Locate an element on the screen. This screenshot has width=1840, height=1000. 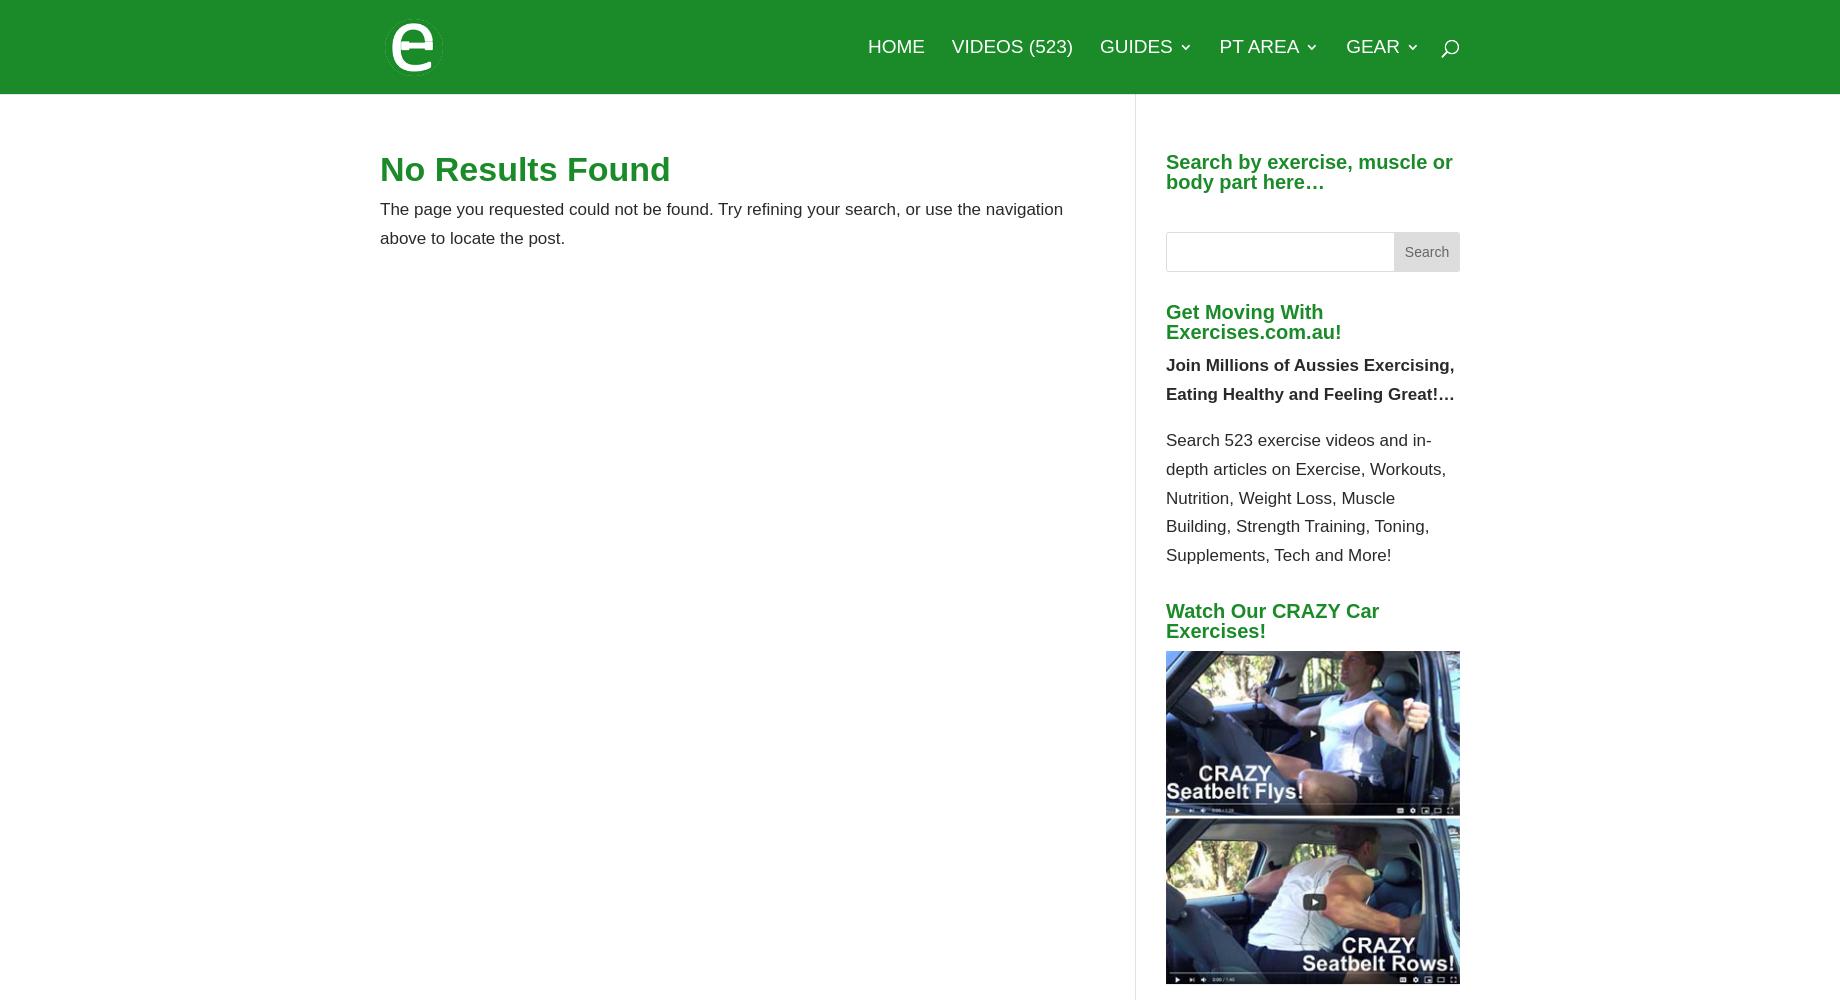
'Watch Our CRAZY Car Exercises!' is located at coordinates (1271, 620).